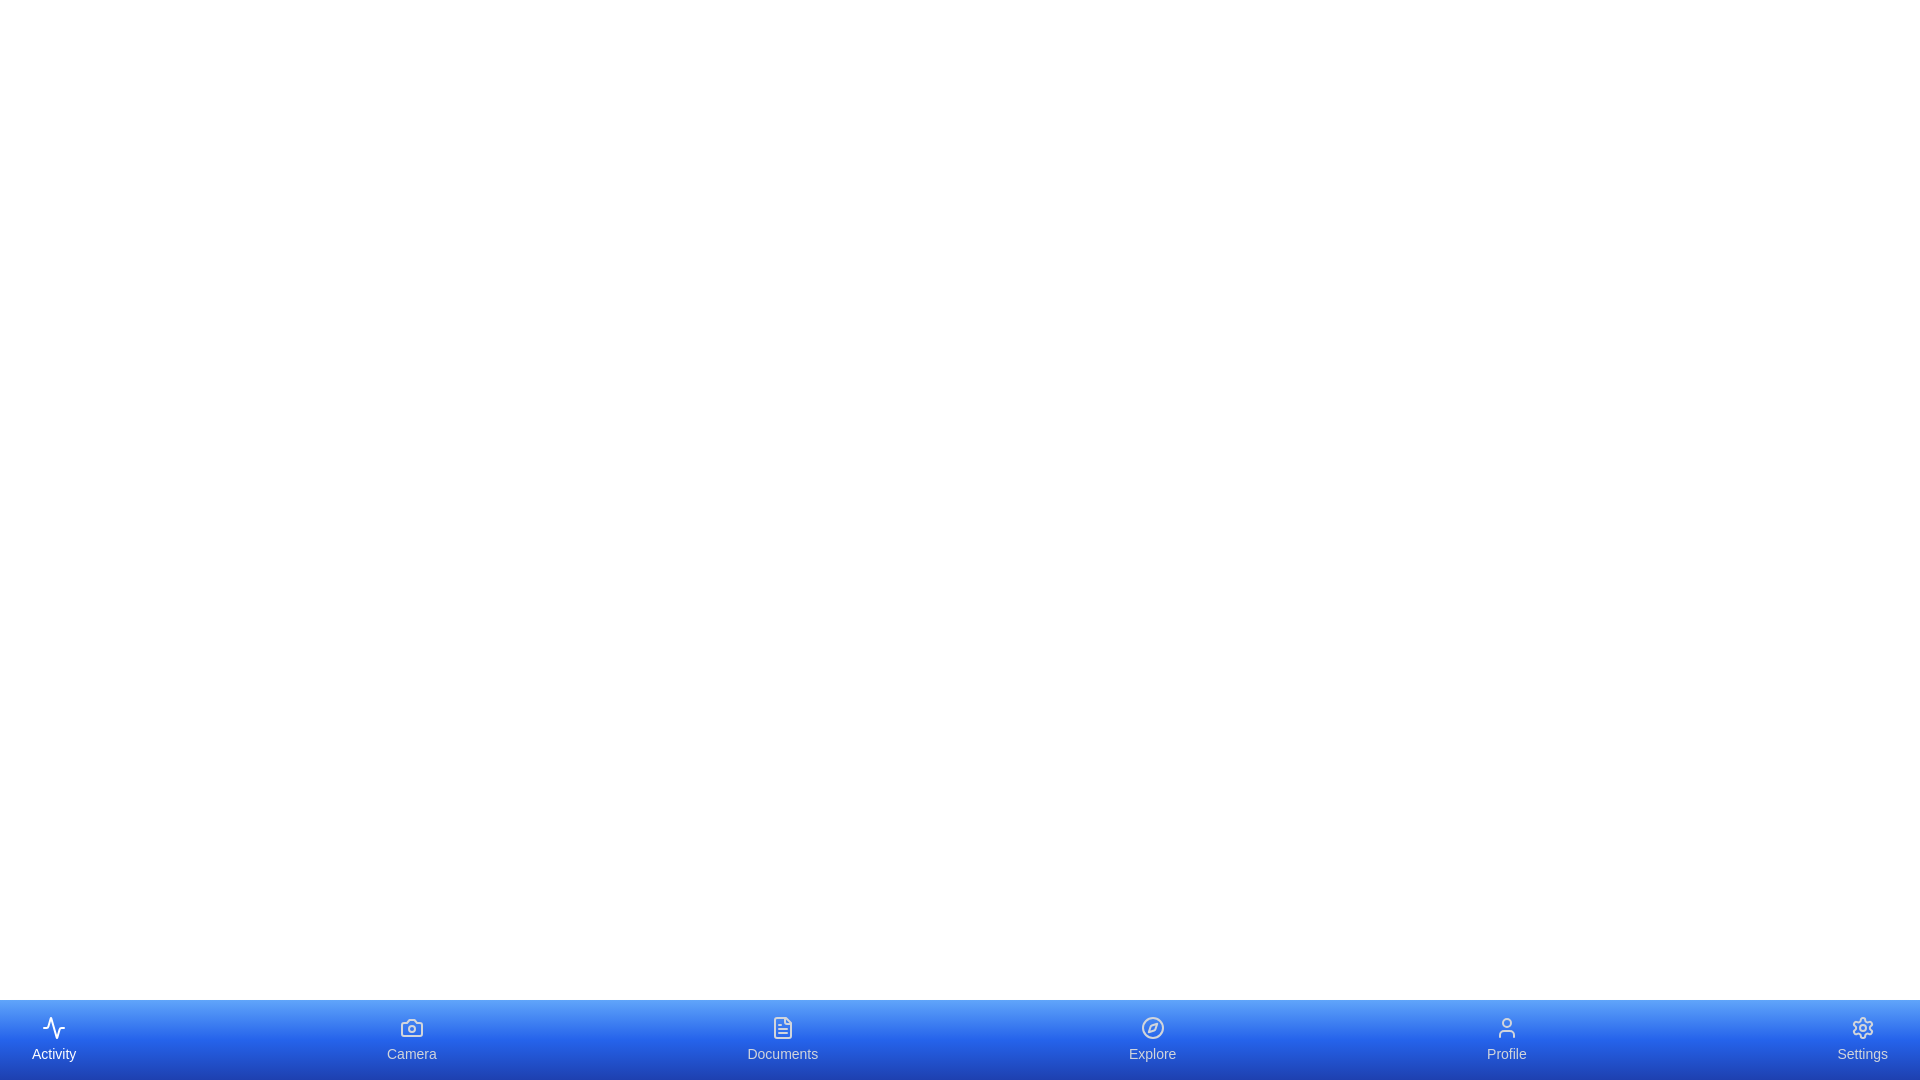 The width and height of the screenshot is (1920, 1080). I want to click on the Explore element to display its tooltip, so click(1152, 1039).